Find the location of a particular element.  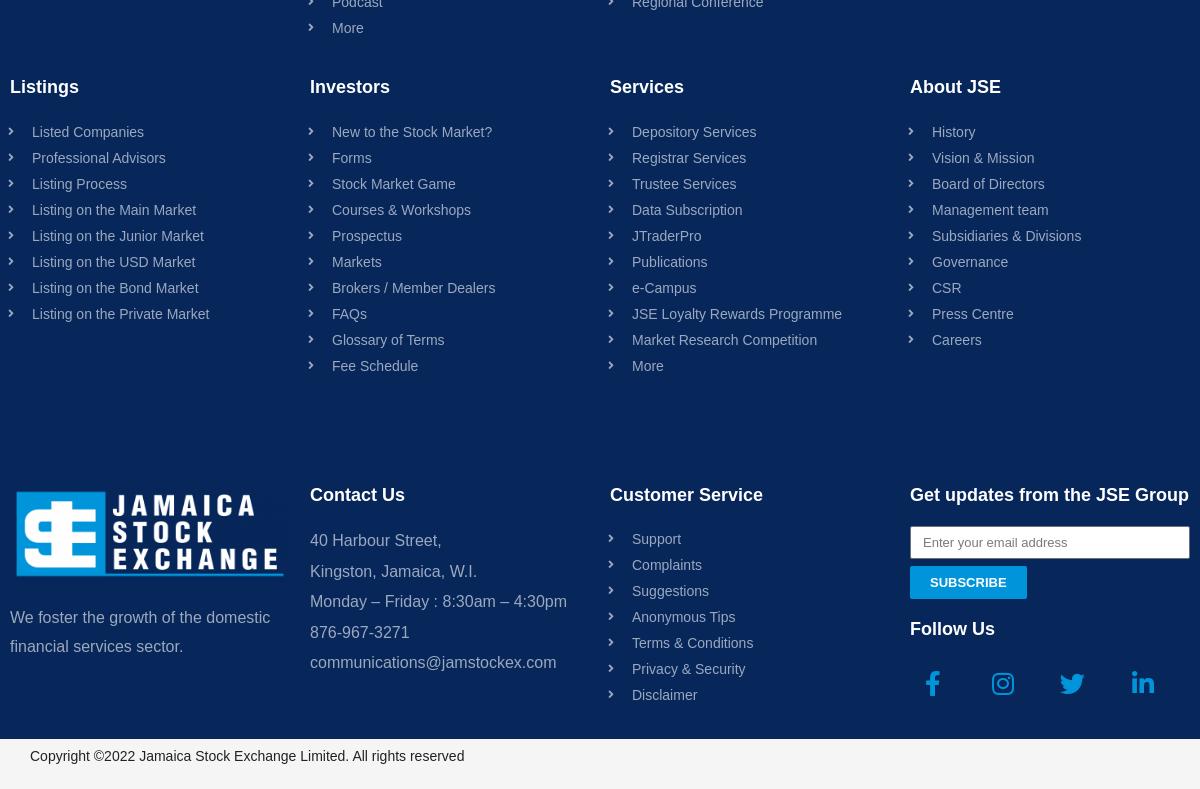

'Disclaimer' is located at coordinates (664, 694).